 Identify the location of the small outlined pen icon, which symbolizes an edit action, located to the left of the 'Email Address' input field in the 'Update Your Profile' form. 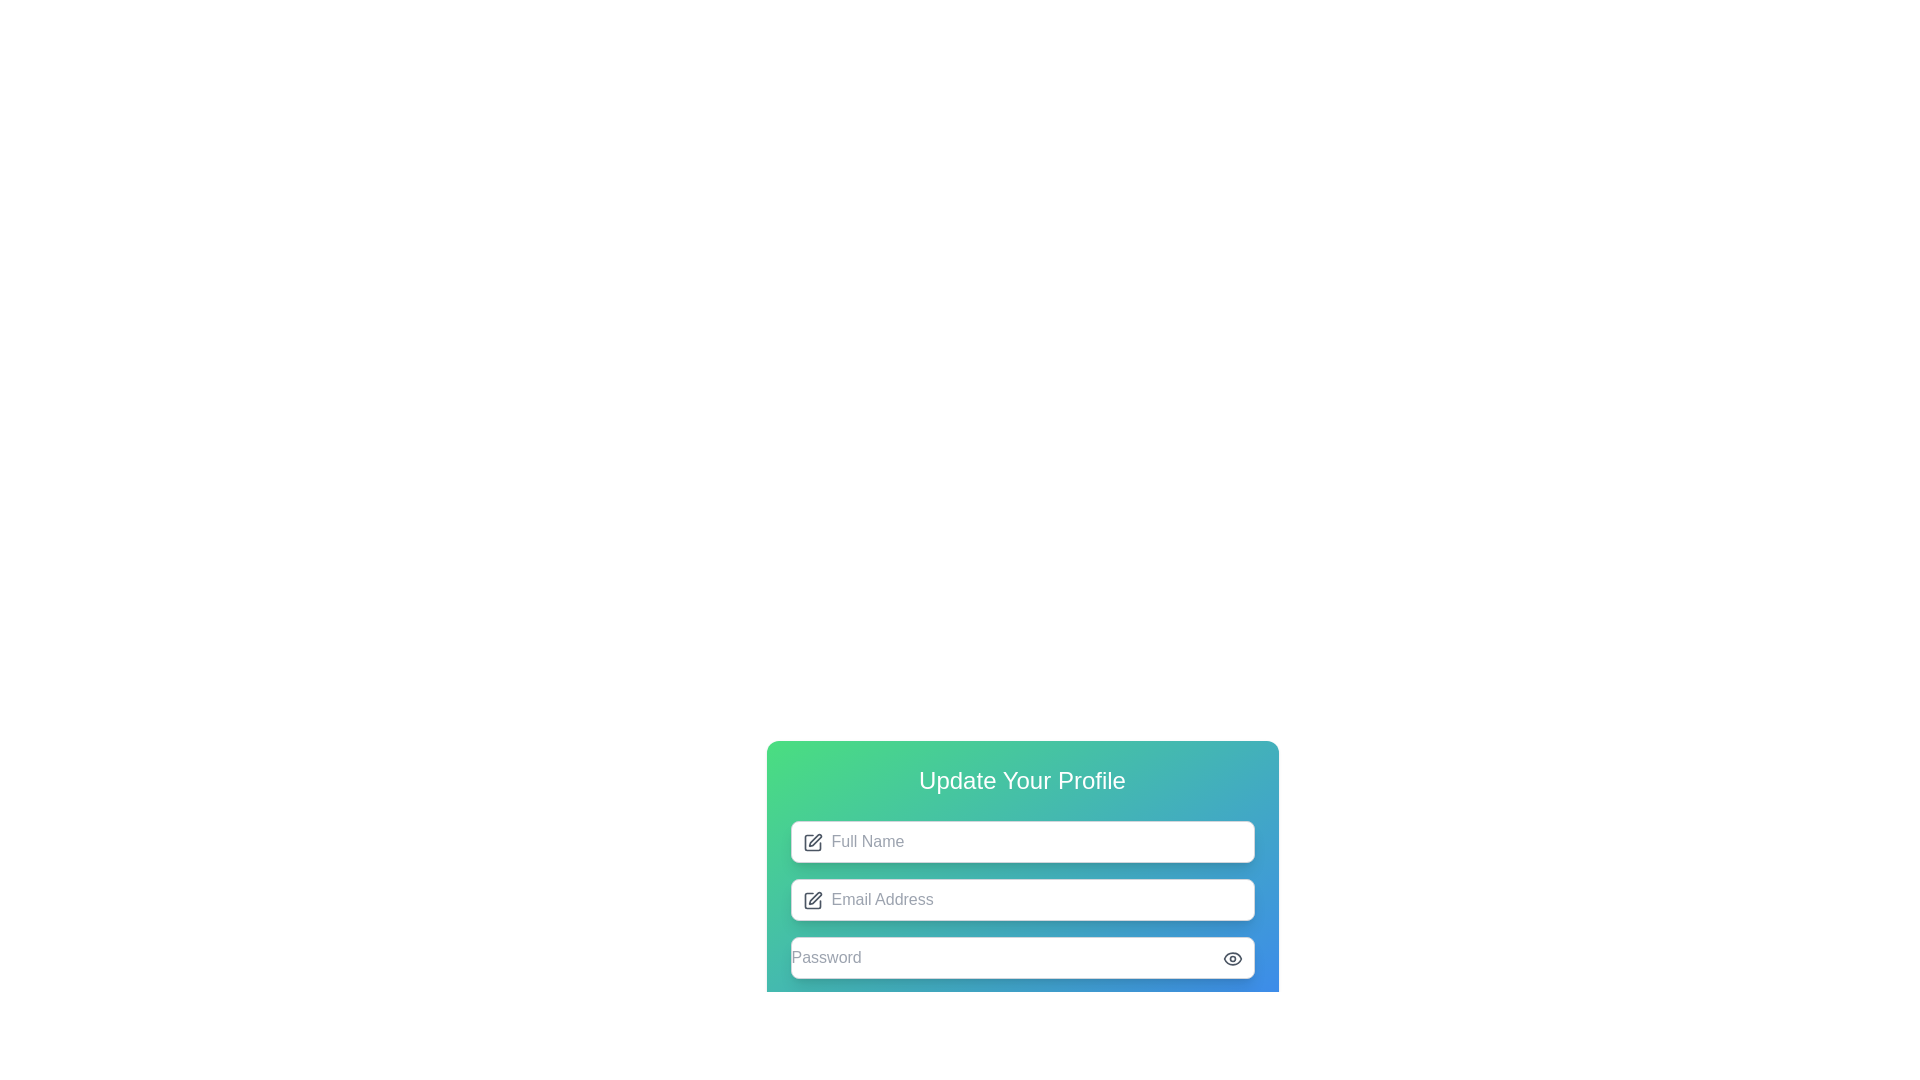
(815, 897).